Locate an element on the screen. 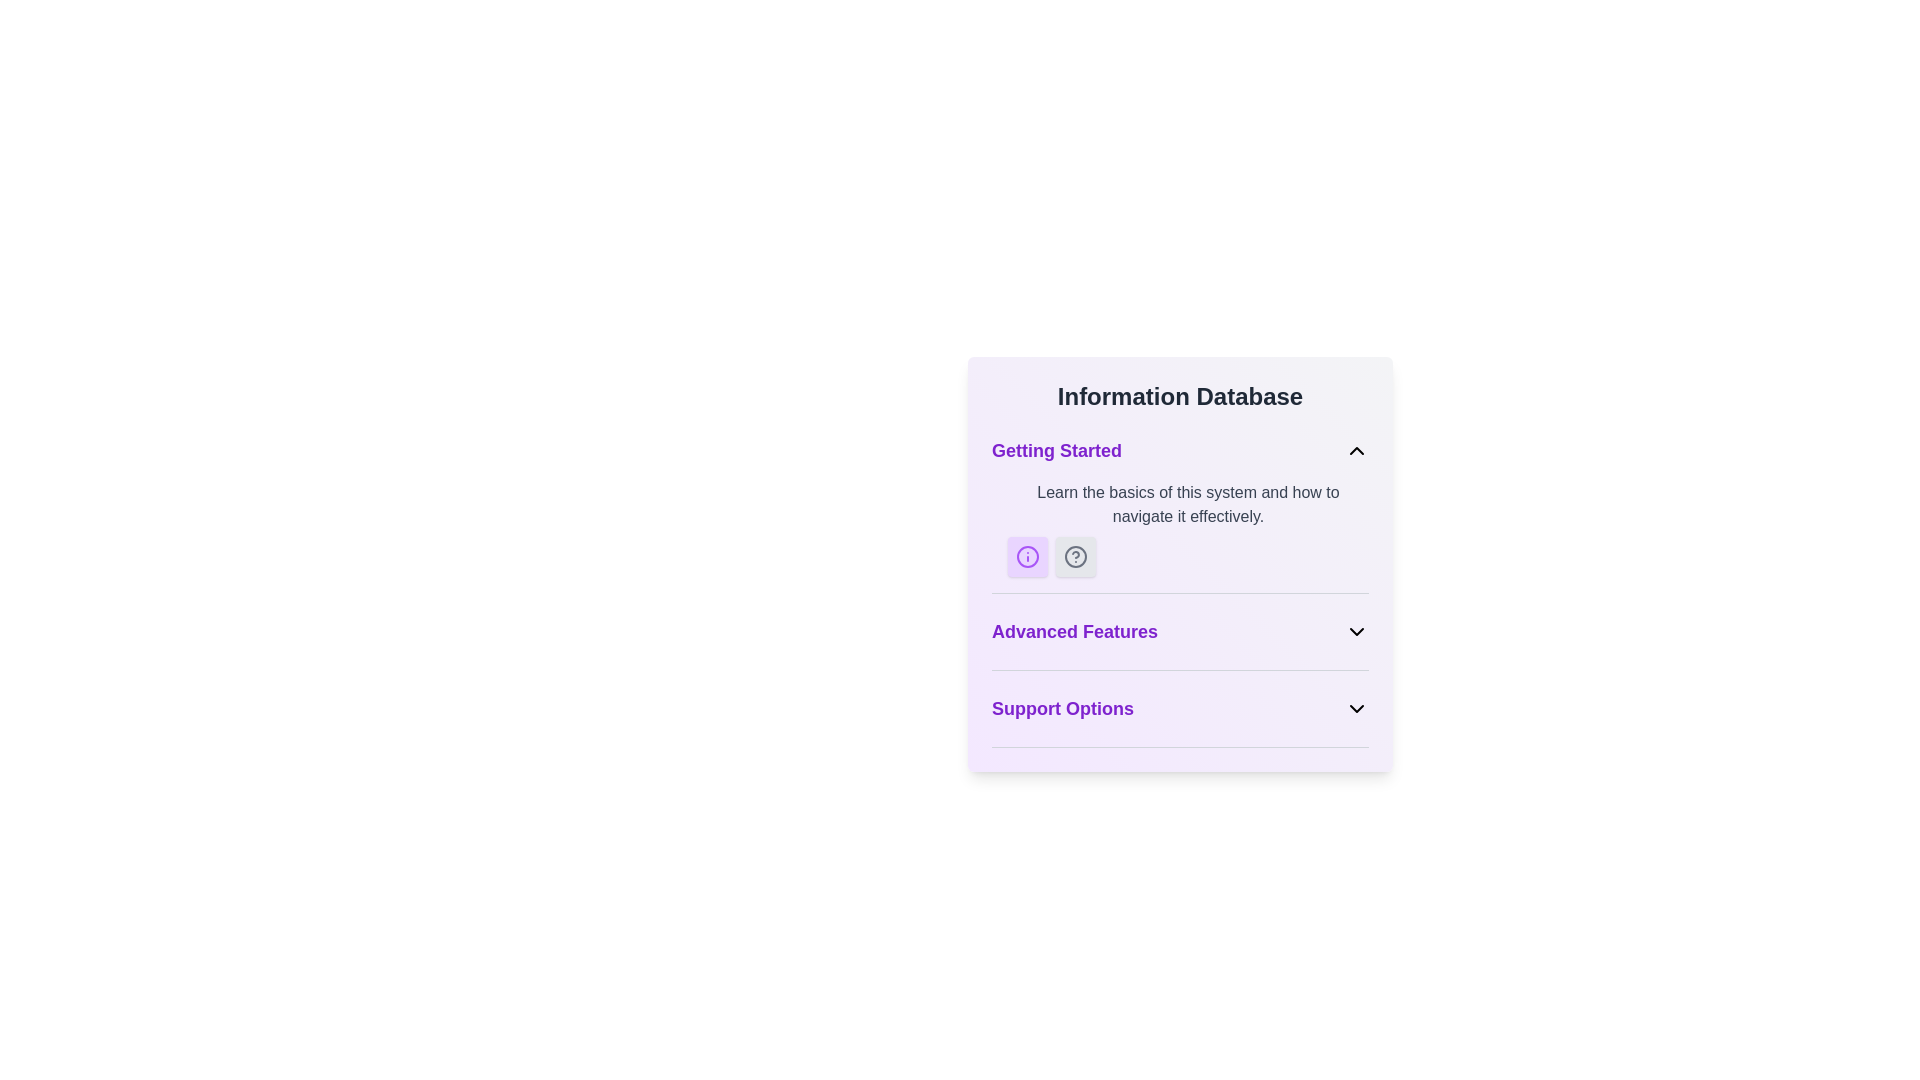 The height and width of the screenshot is (1080, 1920). the informational icon with a purple border and white background located under the 'Getting Started' heading, adjacent to a question-mark icon is located at coordinates (1027, 556).